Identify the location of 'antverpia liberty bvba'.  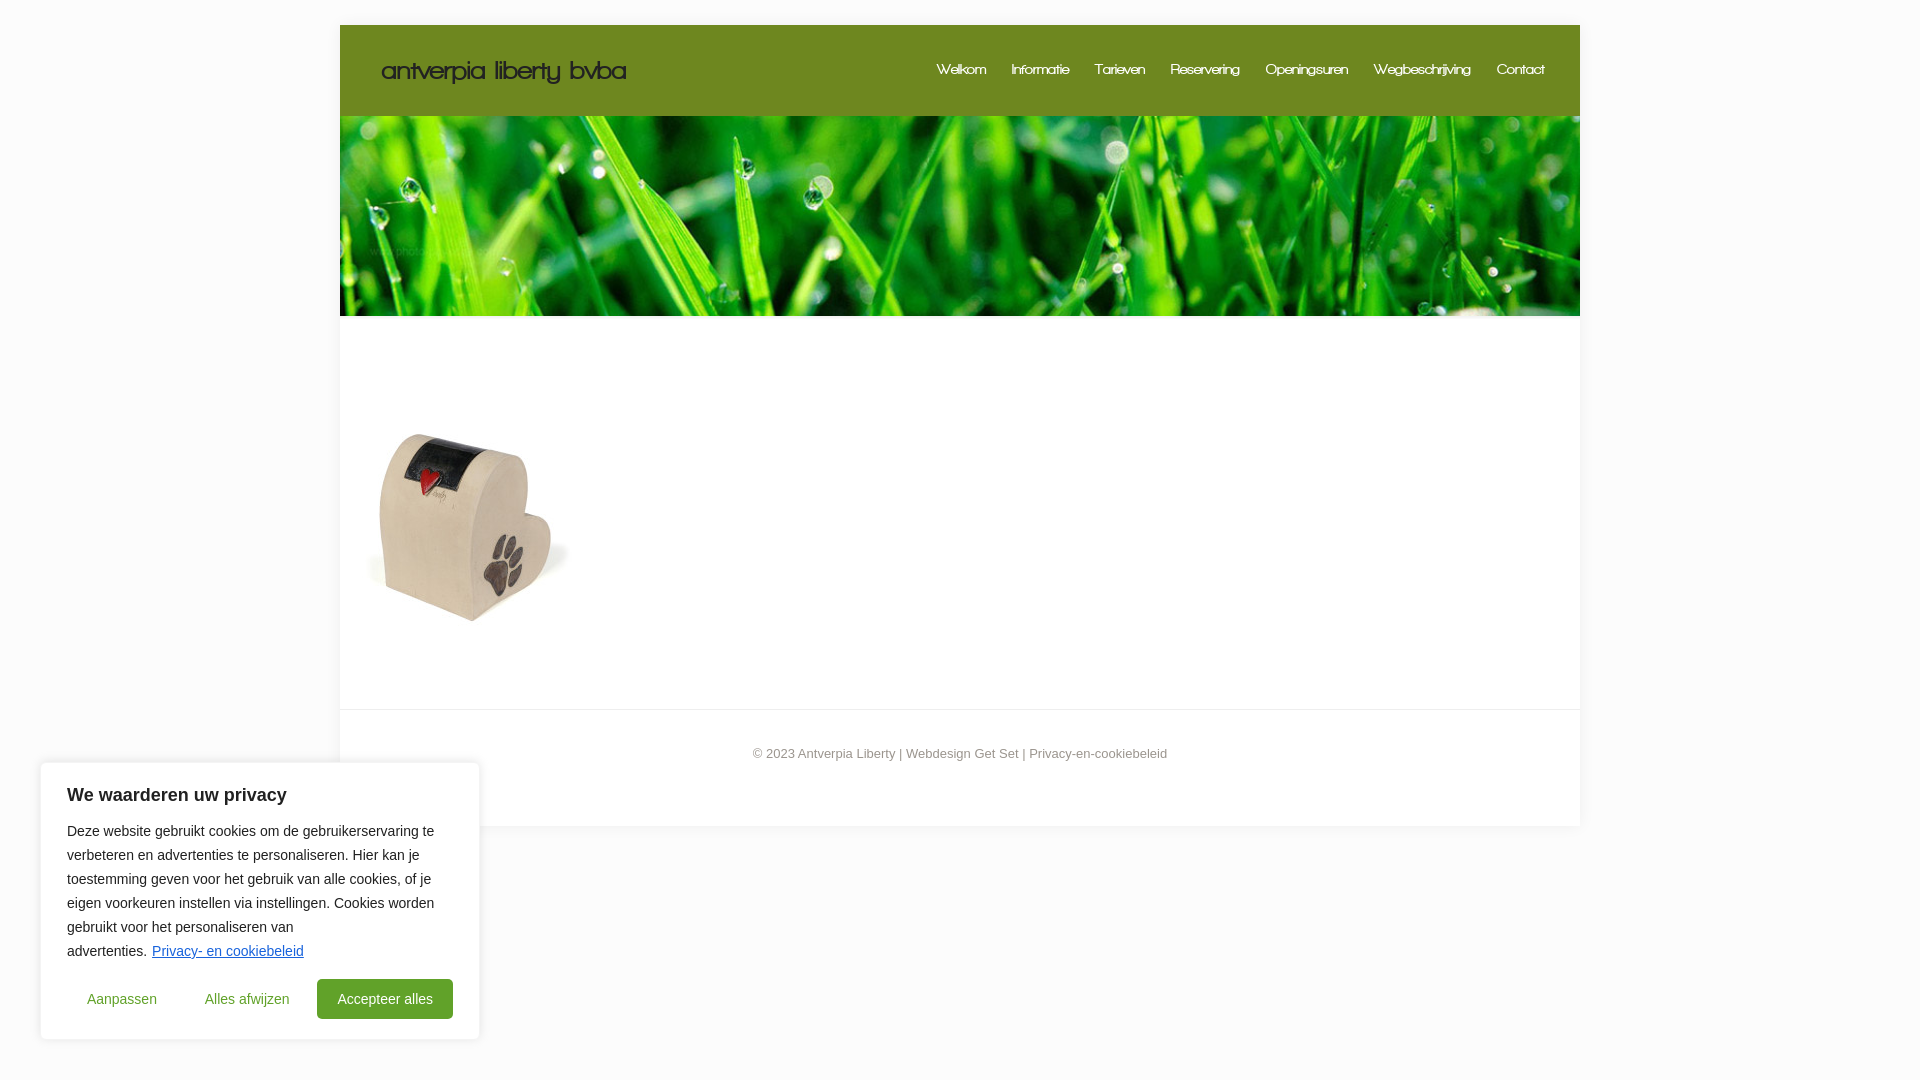
(504, 68).